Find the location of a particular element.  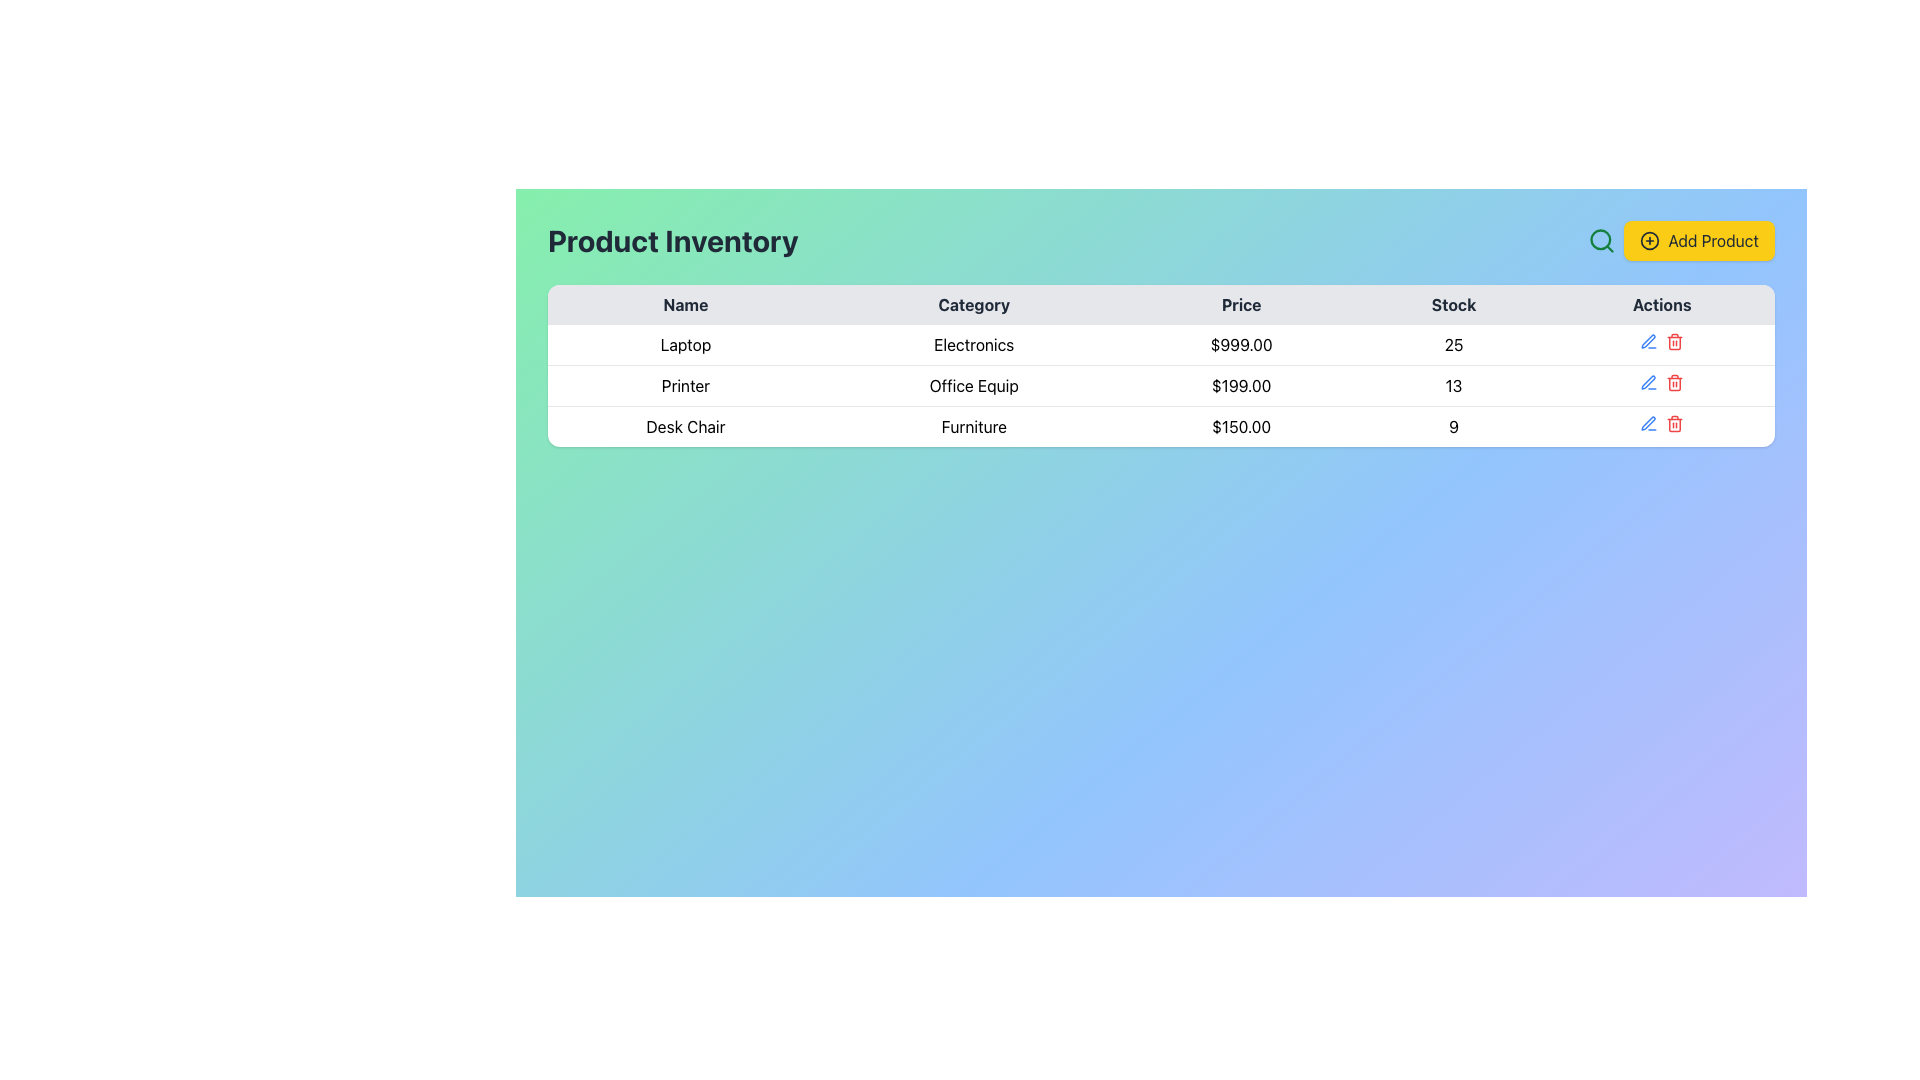

the text label displaying 'Office Equip' in the second row of the table under the 'Category' column is located at coordinates (974, 385).